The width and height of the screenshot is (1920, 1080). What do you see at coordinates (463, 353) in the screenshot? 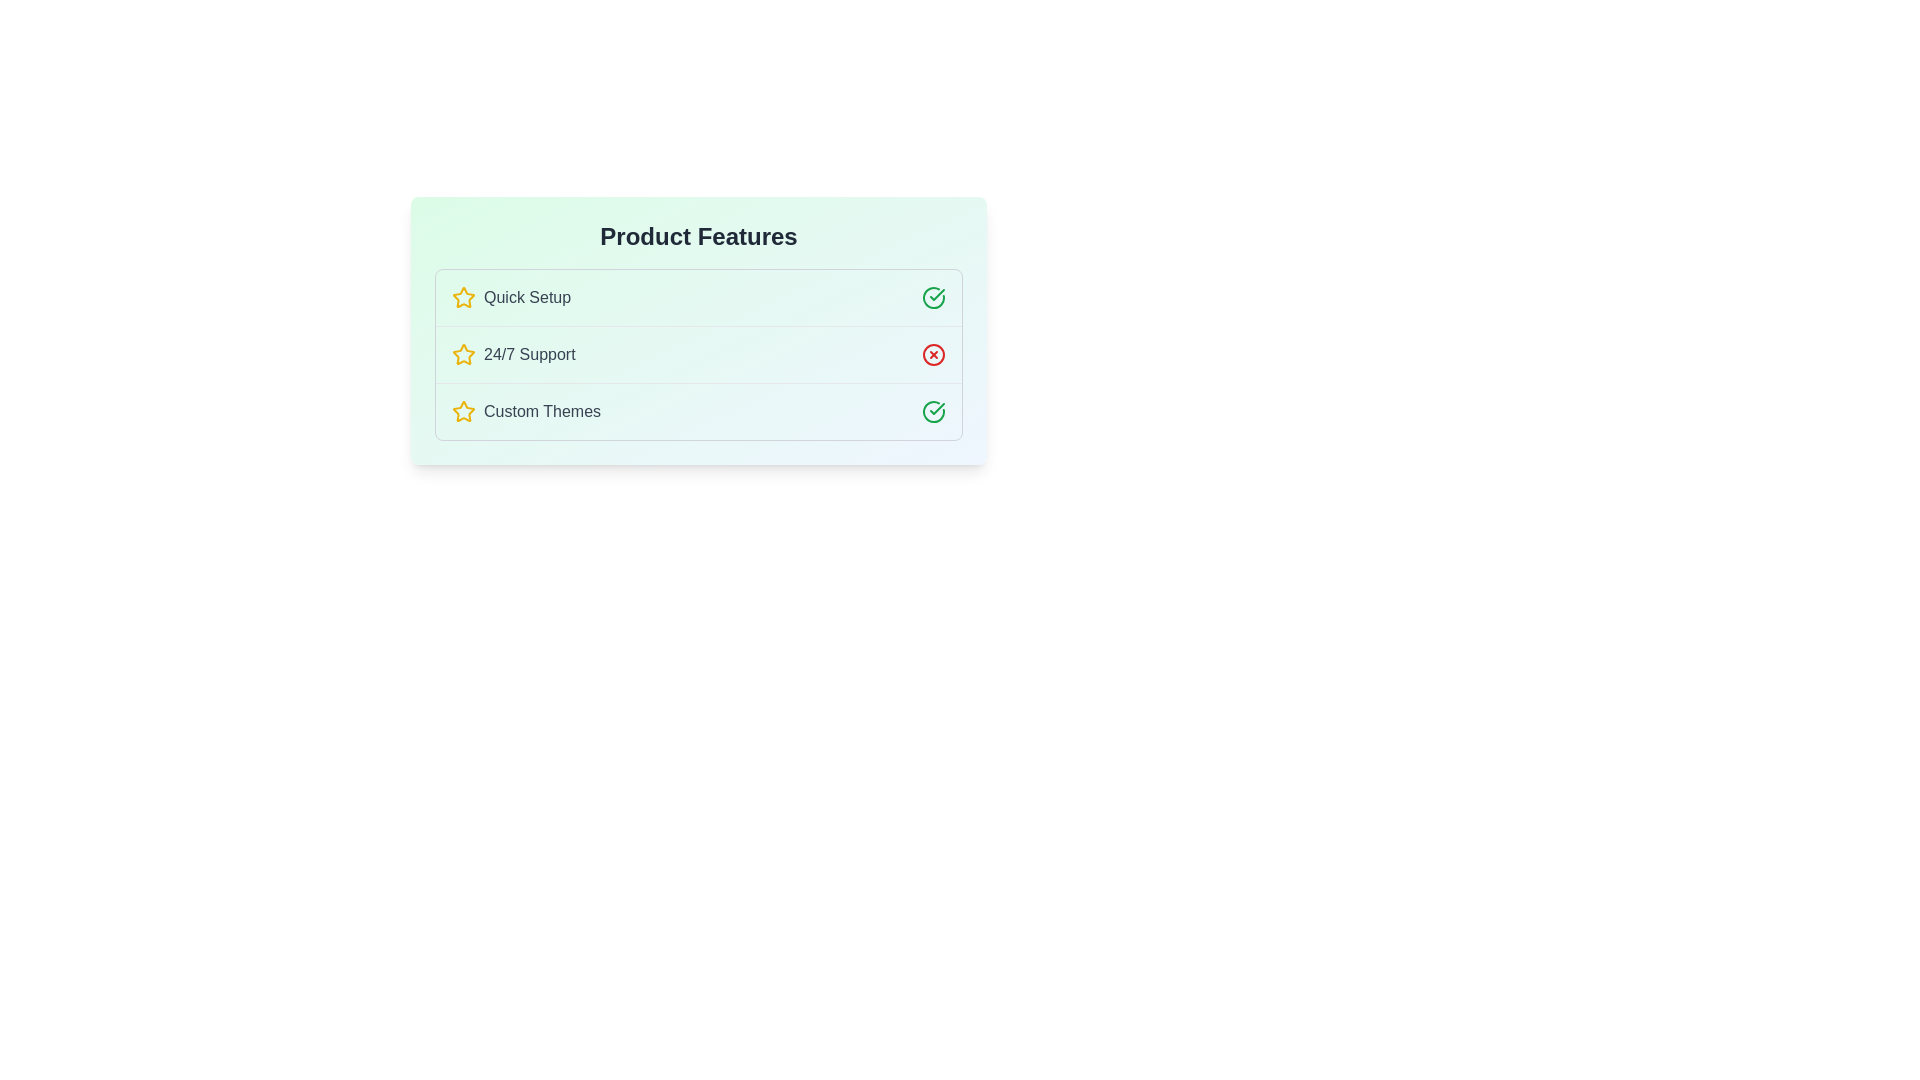
I see `star icon next to the feature named 24/7 Support` at bounding box center [463, 353].